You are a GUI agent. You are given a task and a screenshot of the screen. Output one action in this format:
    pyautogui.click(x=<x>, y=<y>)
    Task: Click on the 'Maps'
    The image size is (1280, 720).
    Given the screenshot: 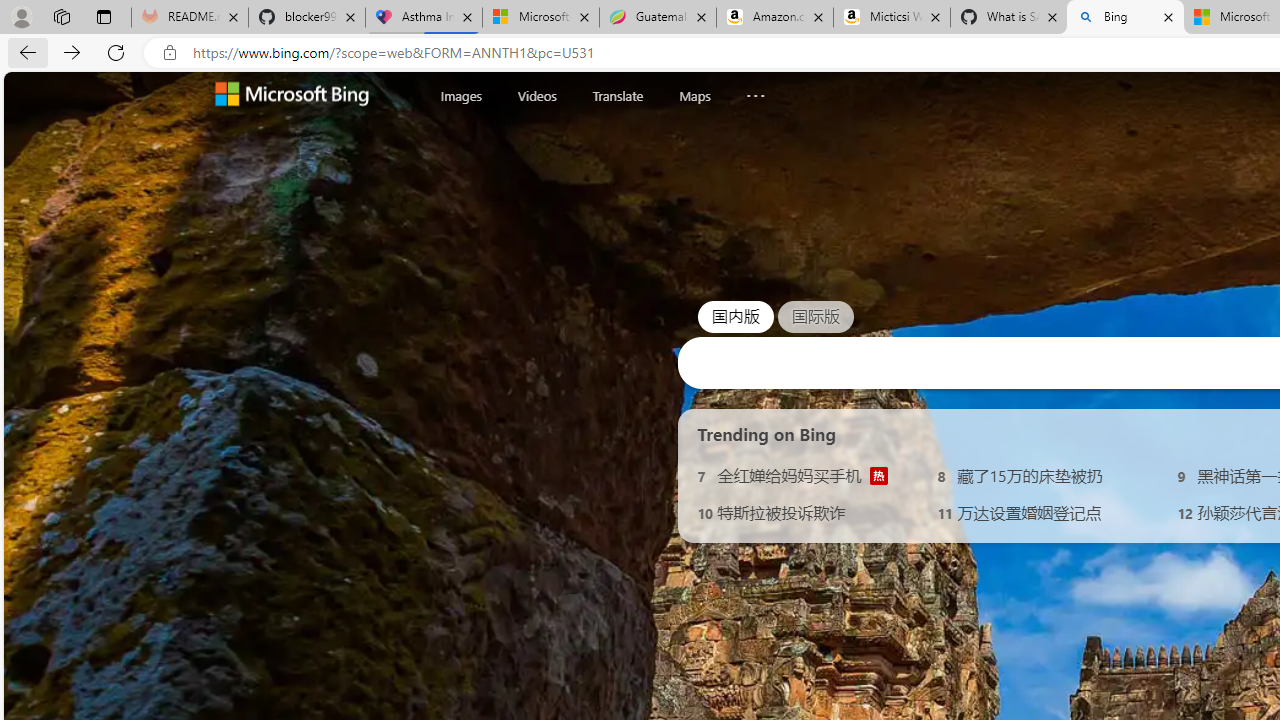 What is the action you would take?
    pyautogui.click(x=694, y=95)
    